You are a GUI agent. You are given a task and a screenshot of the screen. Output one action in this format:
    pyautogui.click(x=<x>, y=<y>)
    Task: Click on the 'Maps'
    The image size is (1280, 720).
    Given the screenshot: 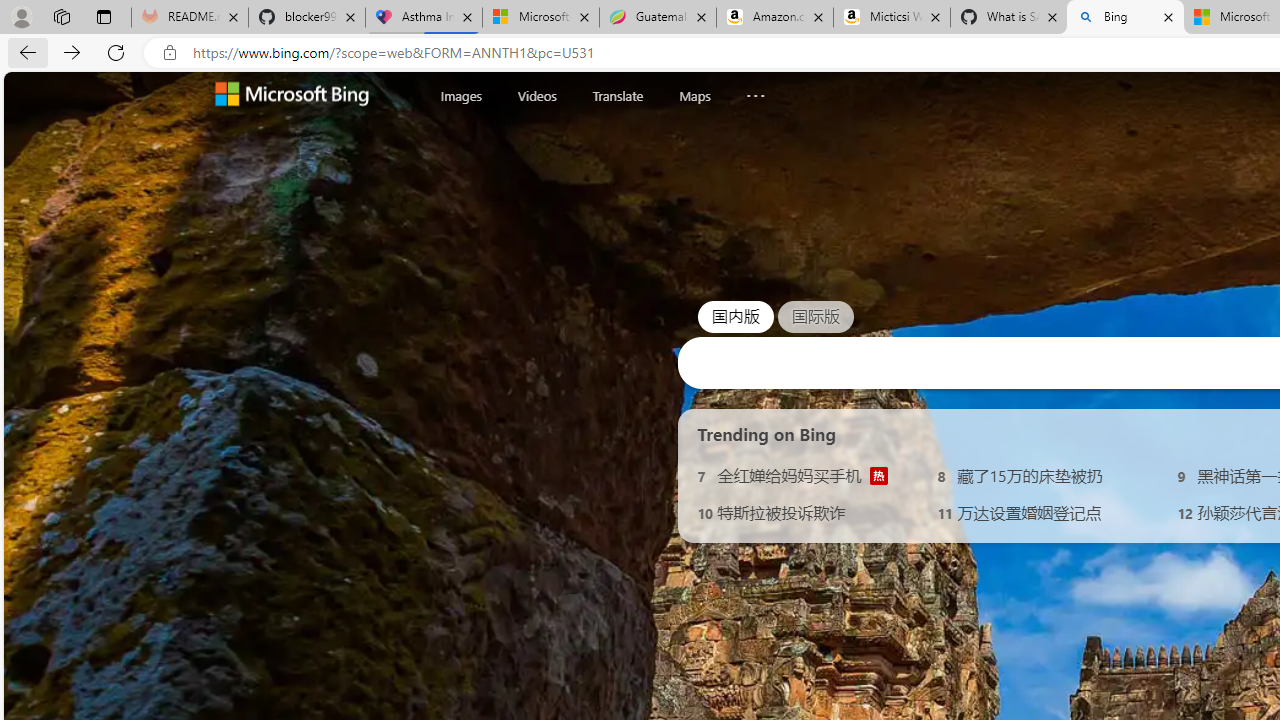 What is the action you would take?
    pyautogui.click(x=694, y=95)
    